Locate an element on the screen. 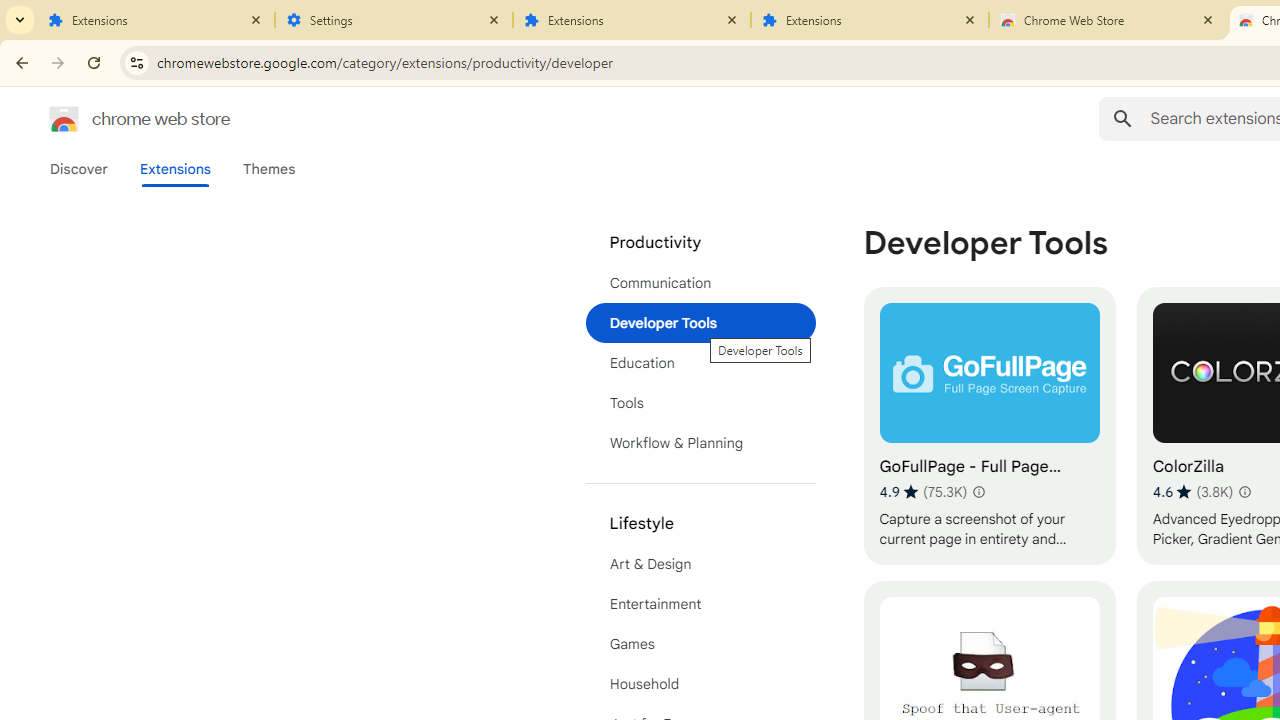 Image resolution: width=1280 pixels, height=720 pixels. 'Tools' is located at coordinates (700, 403).